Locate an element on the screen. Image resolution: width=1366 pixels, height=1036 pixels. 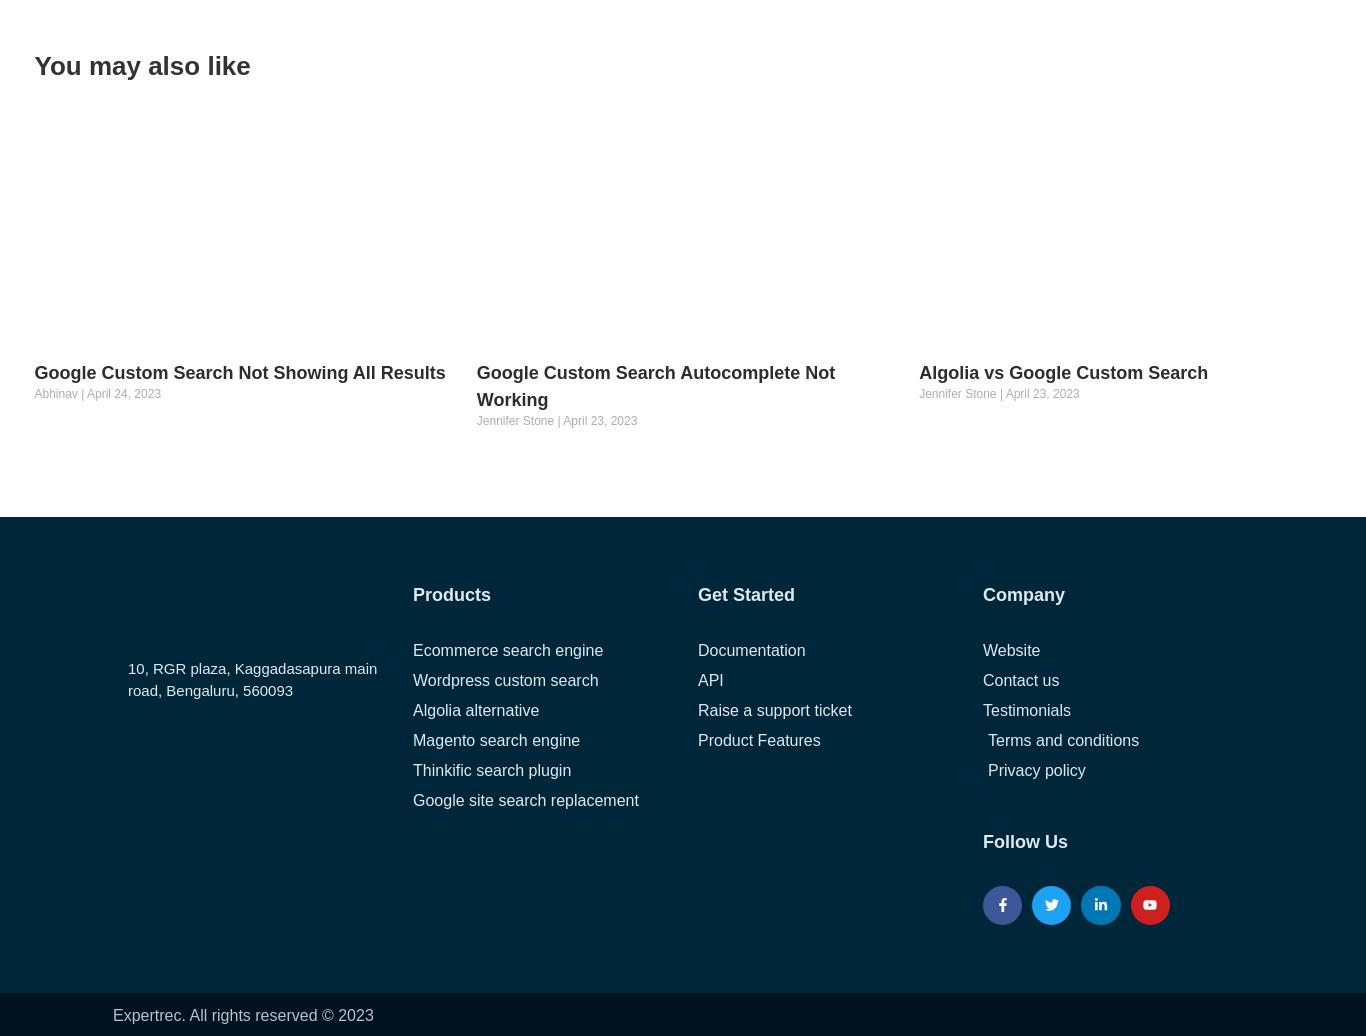
'April 24, 2023' is located at coordinates (121, 392).